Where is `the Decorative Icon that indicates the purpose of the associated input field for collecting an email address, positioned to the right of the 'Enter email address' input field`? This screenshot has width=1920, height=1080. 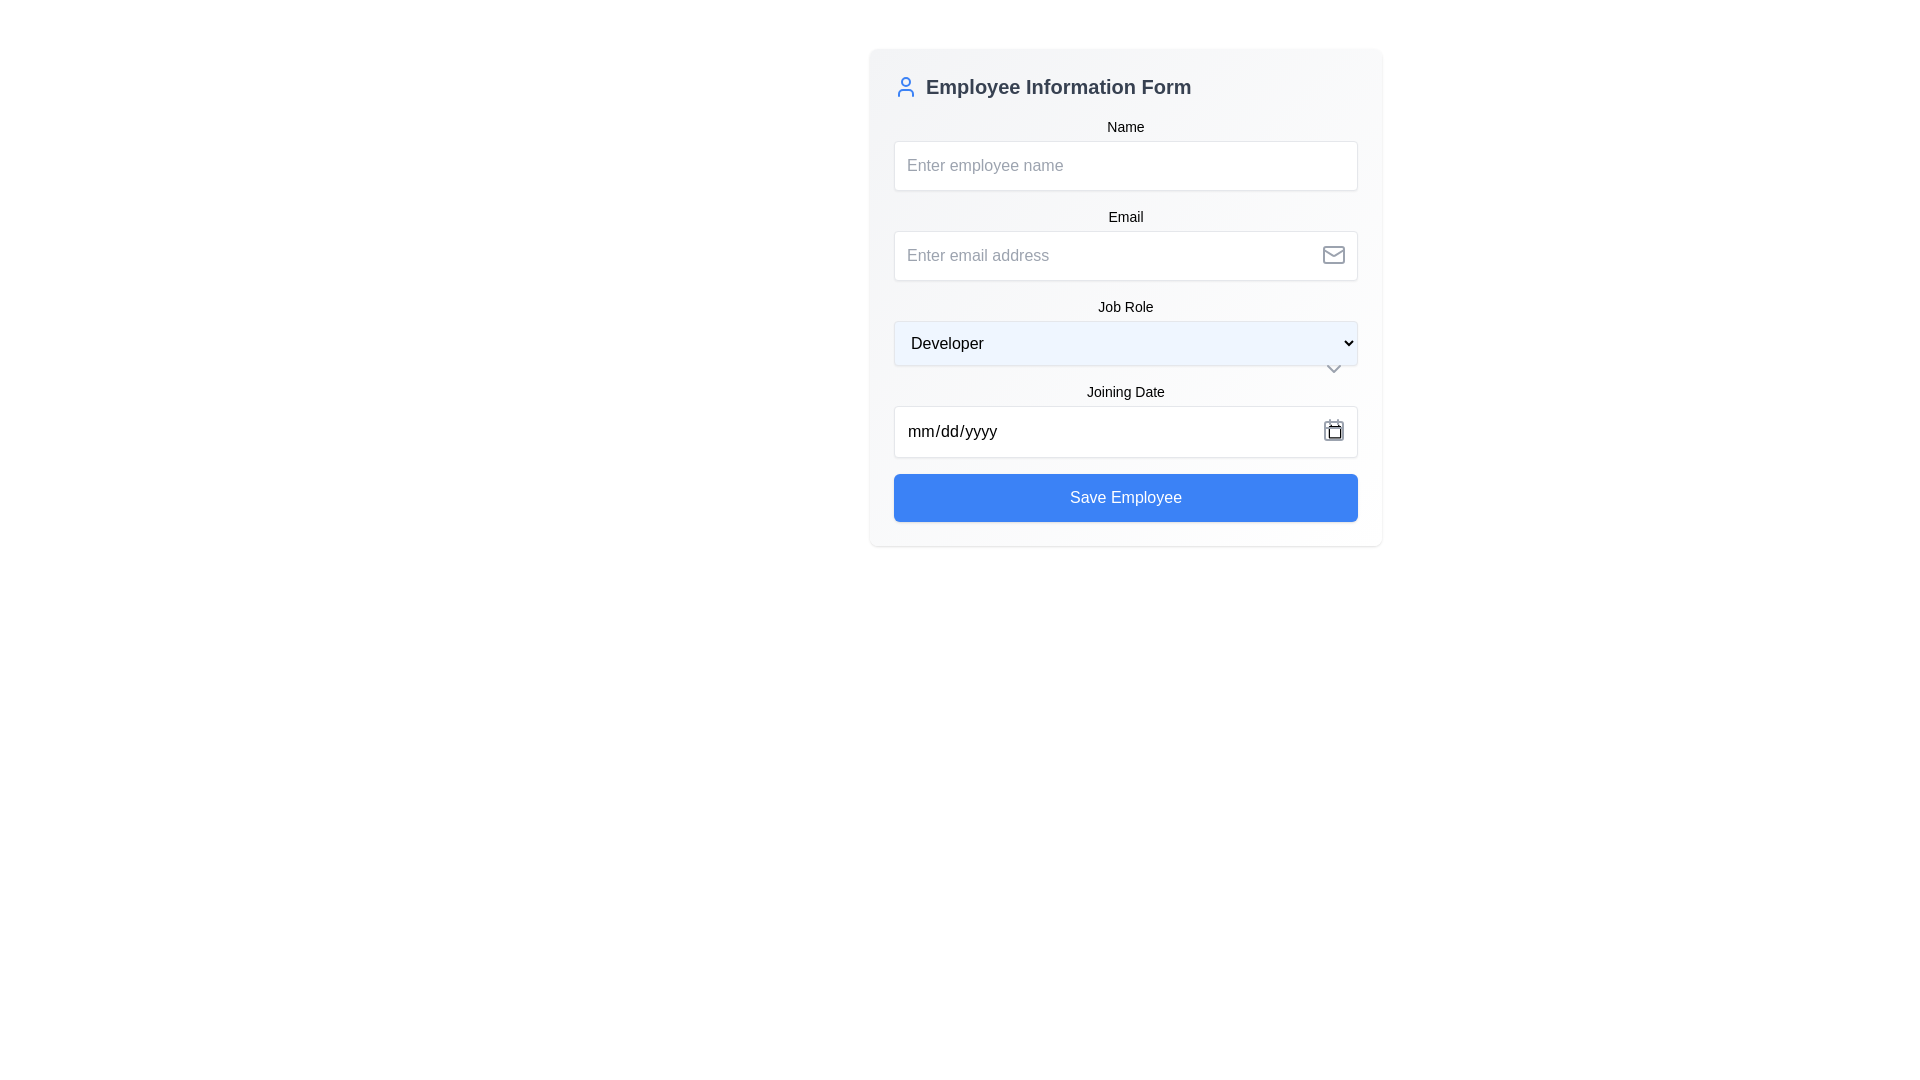
the Decorative Icon that indicates the purpose of the associated input field for collecting an email address, positioned to the right of the 'Enter email address' input field is located at coordinates (1334, 253).